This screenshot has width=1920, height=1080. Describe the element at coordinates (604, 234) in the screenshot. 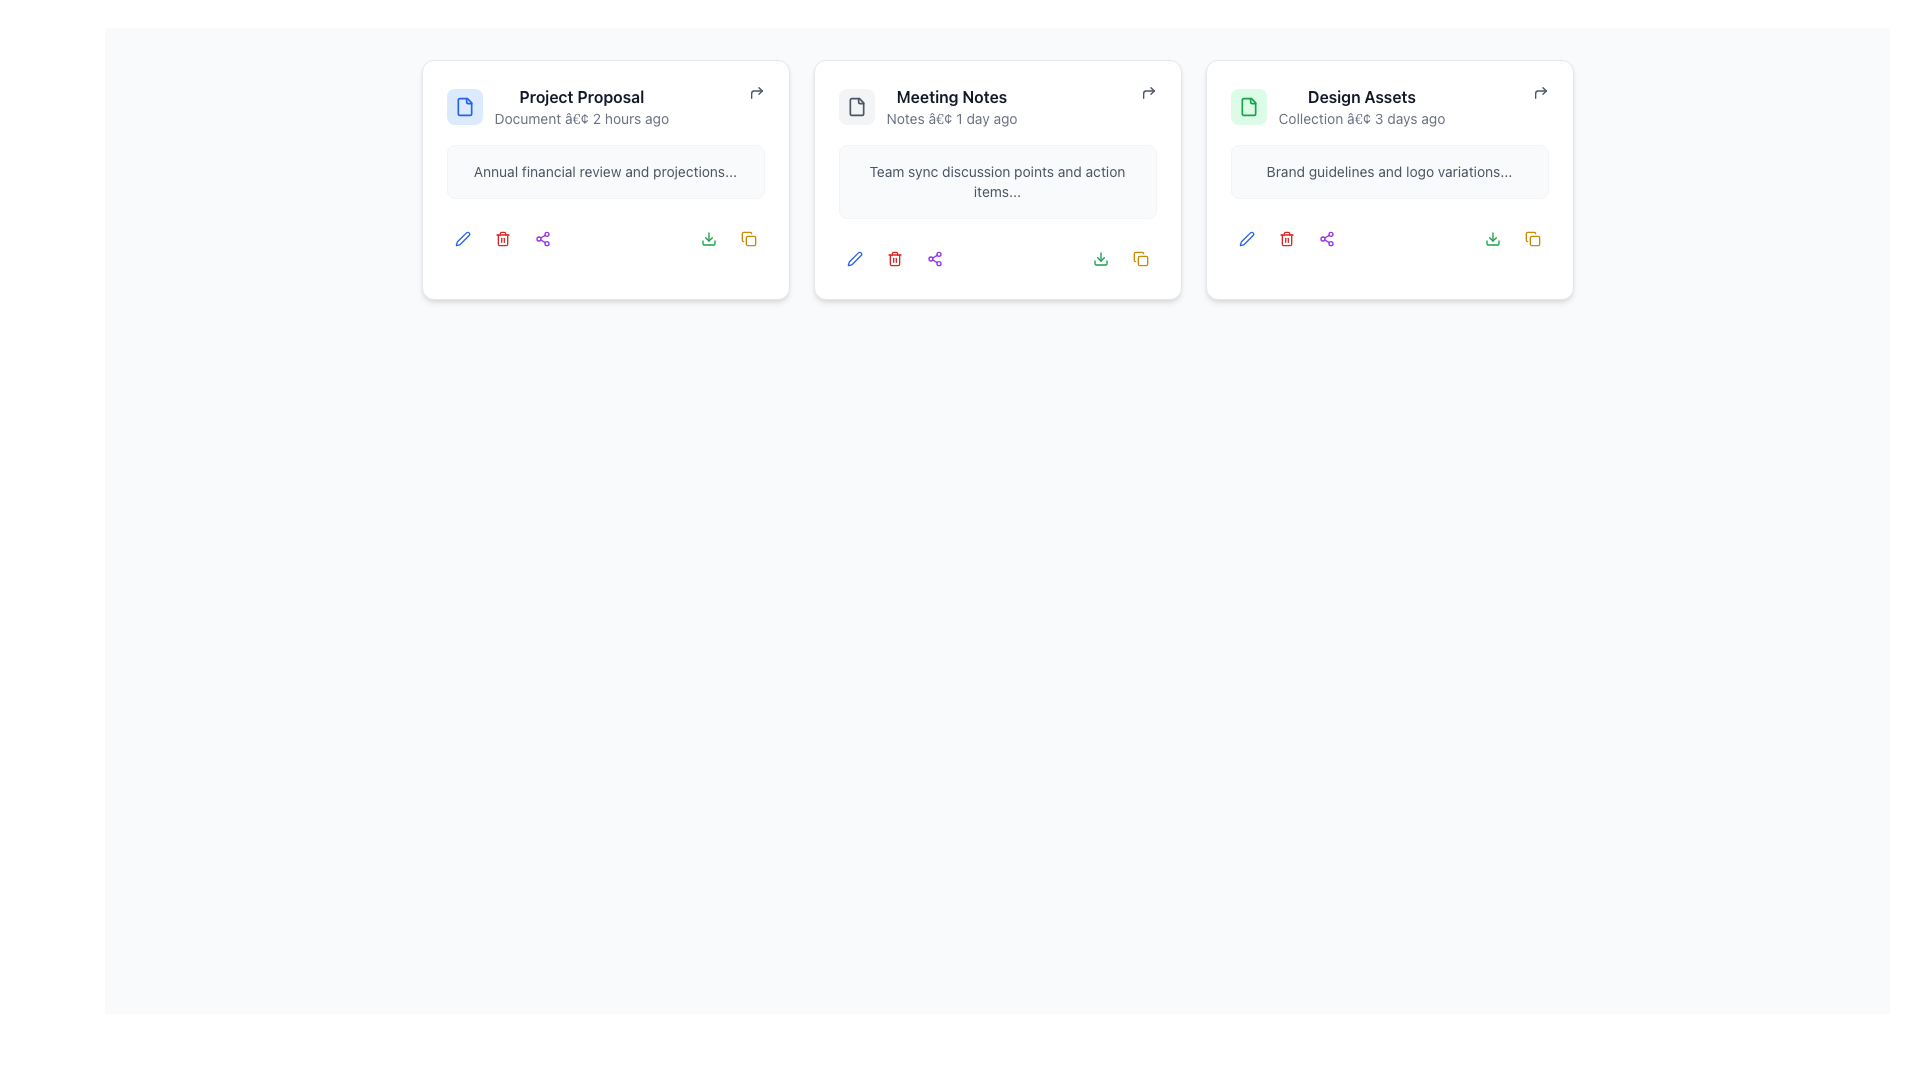

I see `the horizontal action bar located at the bottom of the 'Project Proposal' card` at that location.